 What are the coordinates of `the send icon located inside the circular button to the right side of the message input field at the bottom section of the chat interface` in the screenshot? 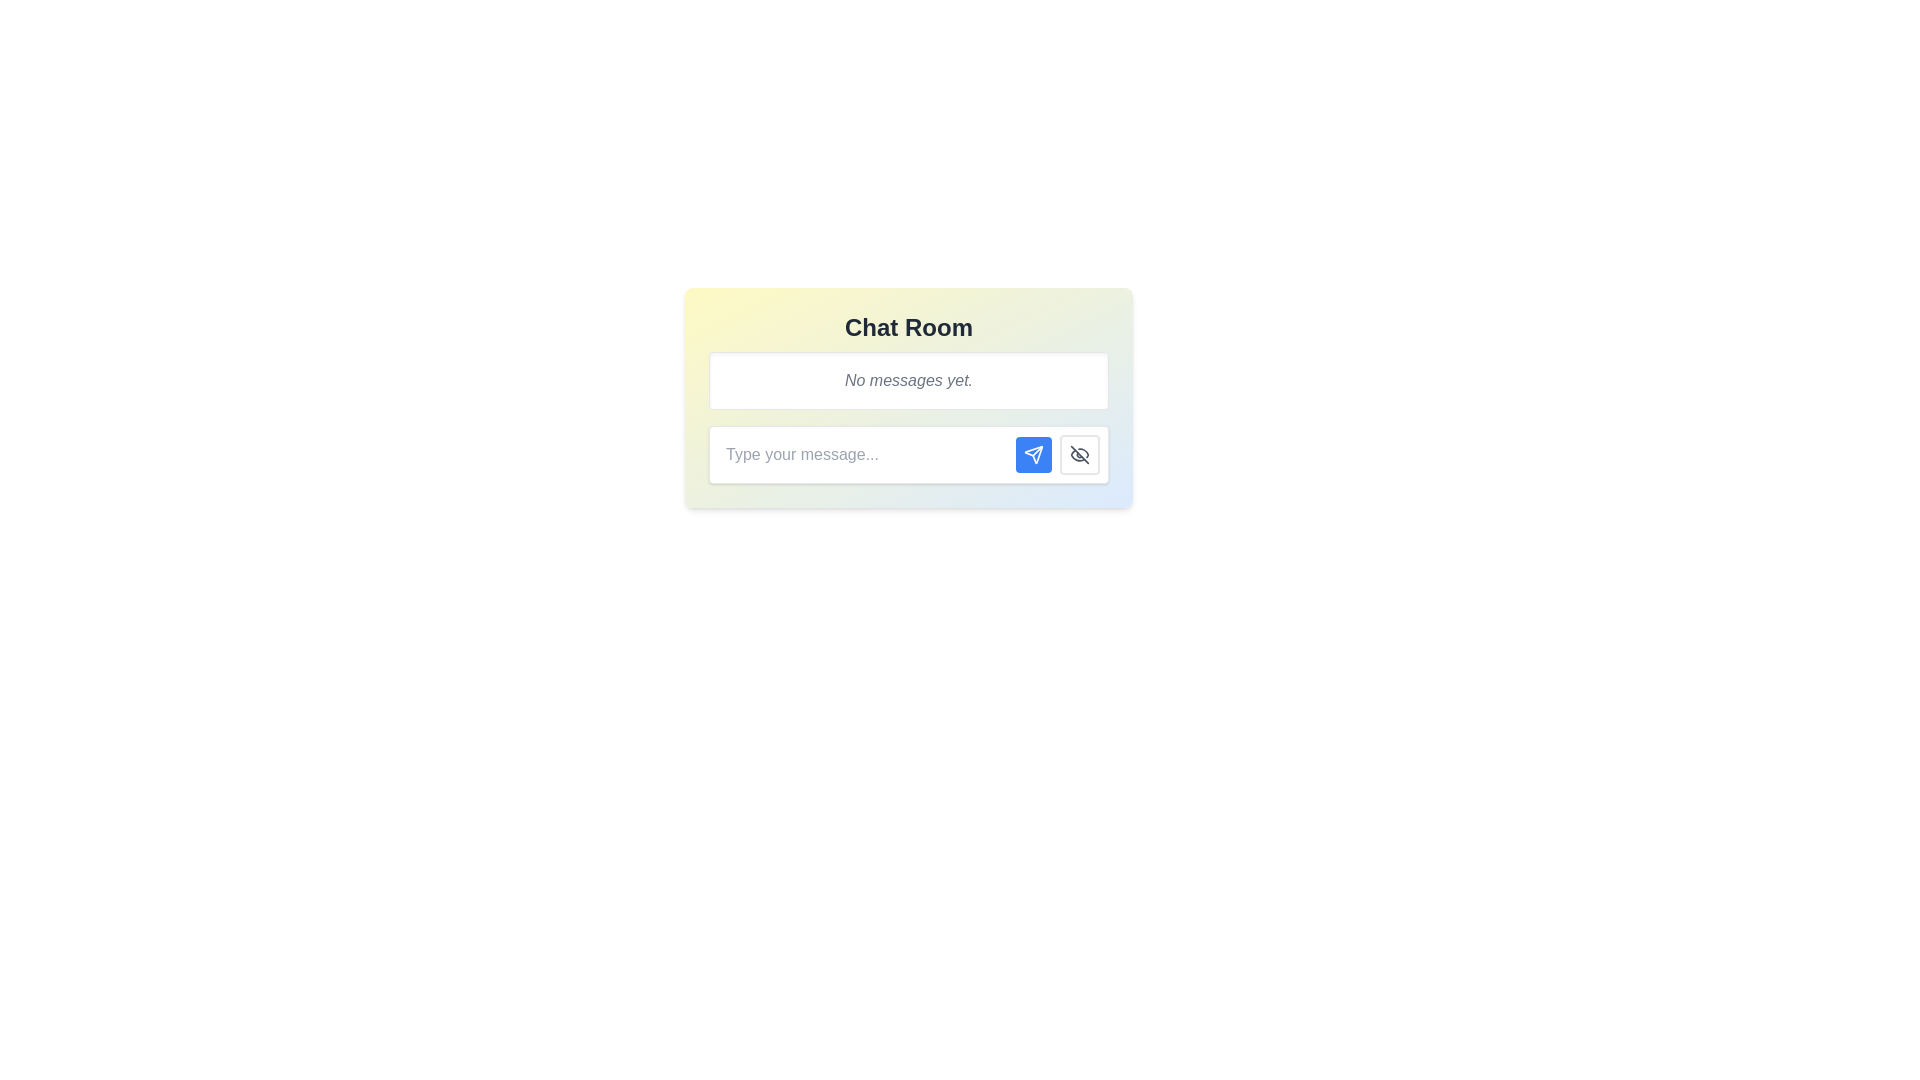 It's located at (1033, 455).